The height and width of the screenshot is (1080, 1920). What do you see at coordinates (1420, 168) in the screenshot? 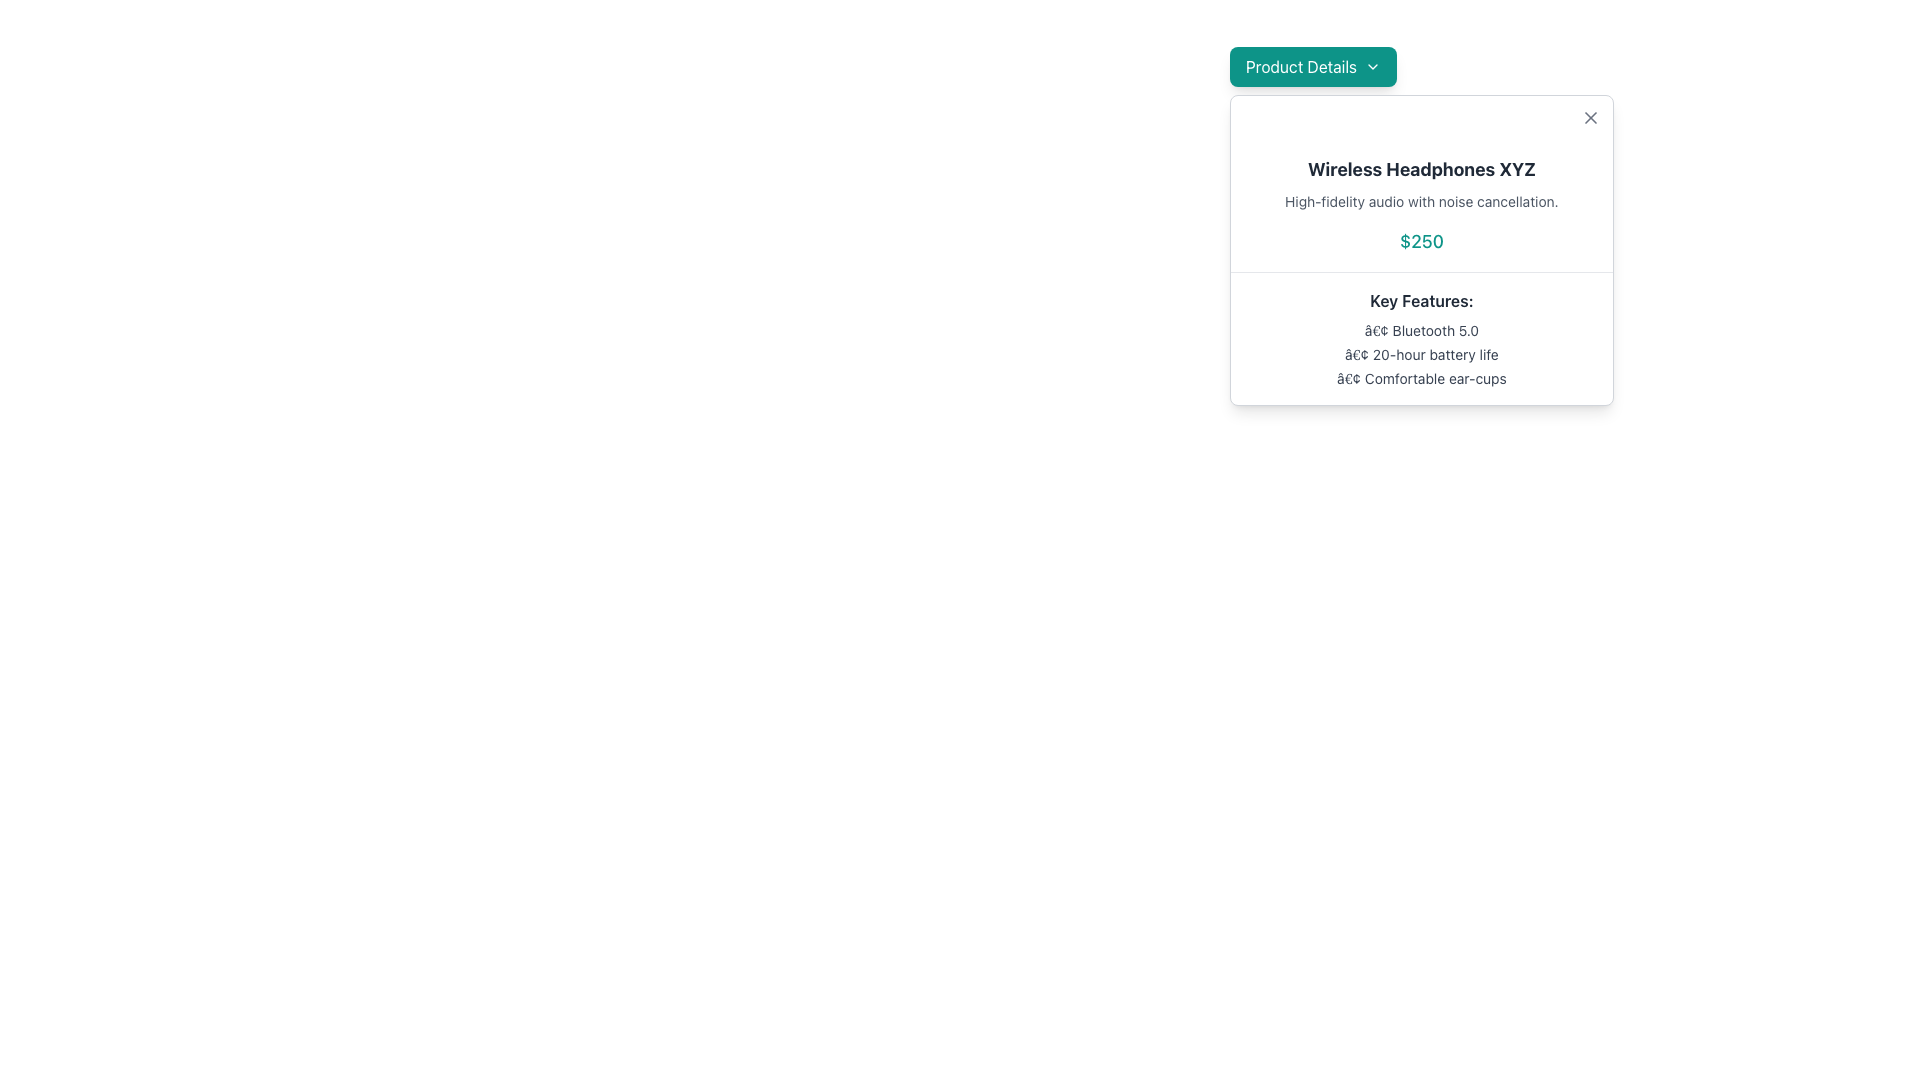
I see `the bold text label that says 'Wireless Headphones XYZ', positioned at the top-center of the product information card` at bounding box center [1420, 168].